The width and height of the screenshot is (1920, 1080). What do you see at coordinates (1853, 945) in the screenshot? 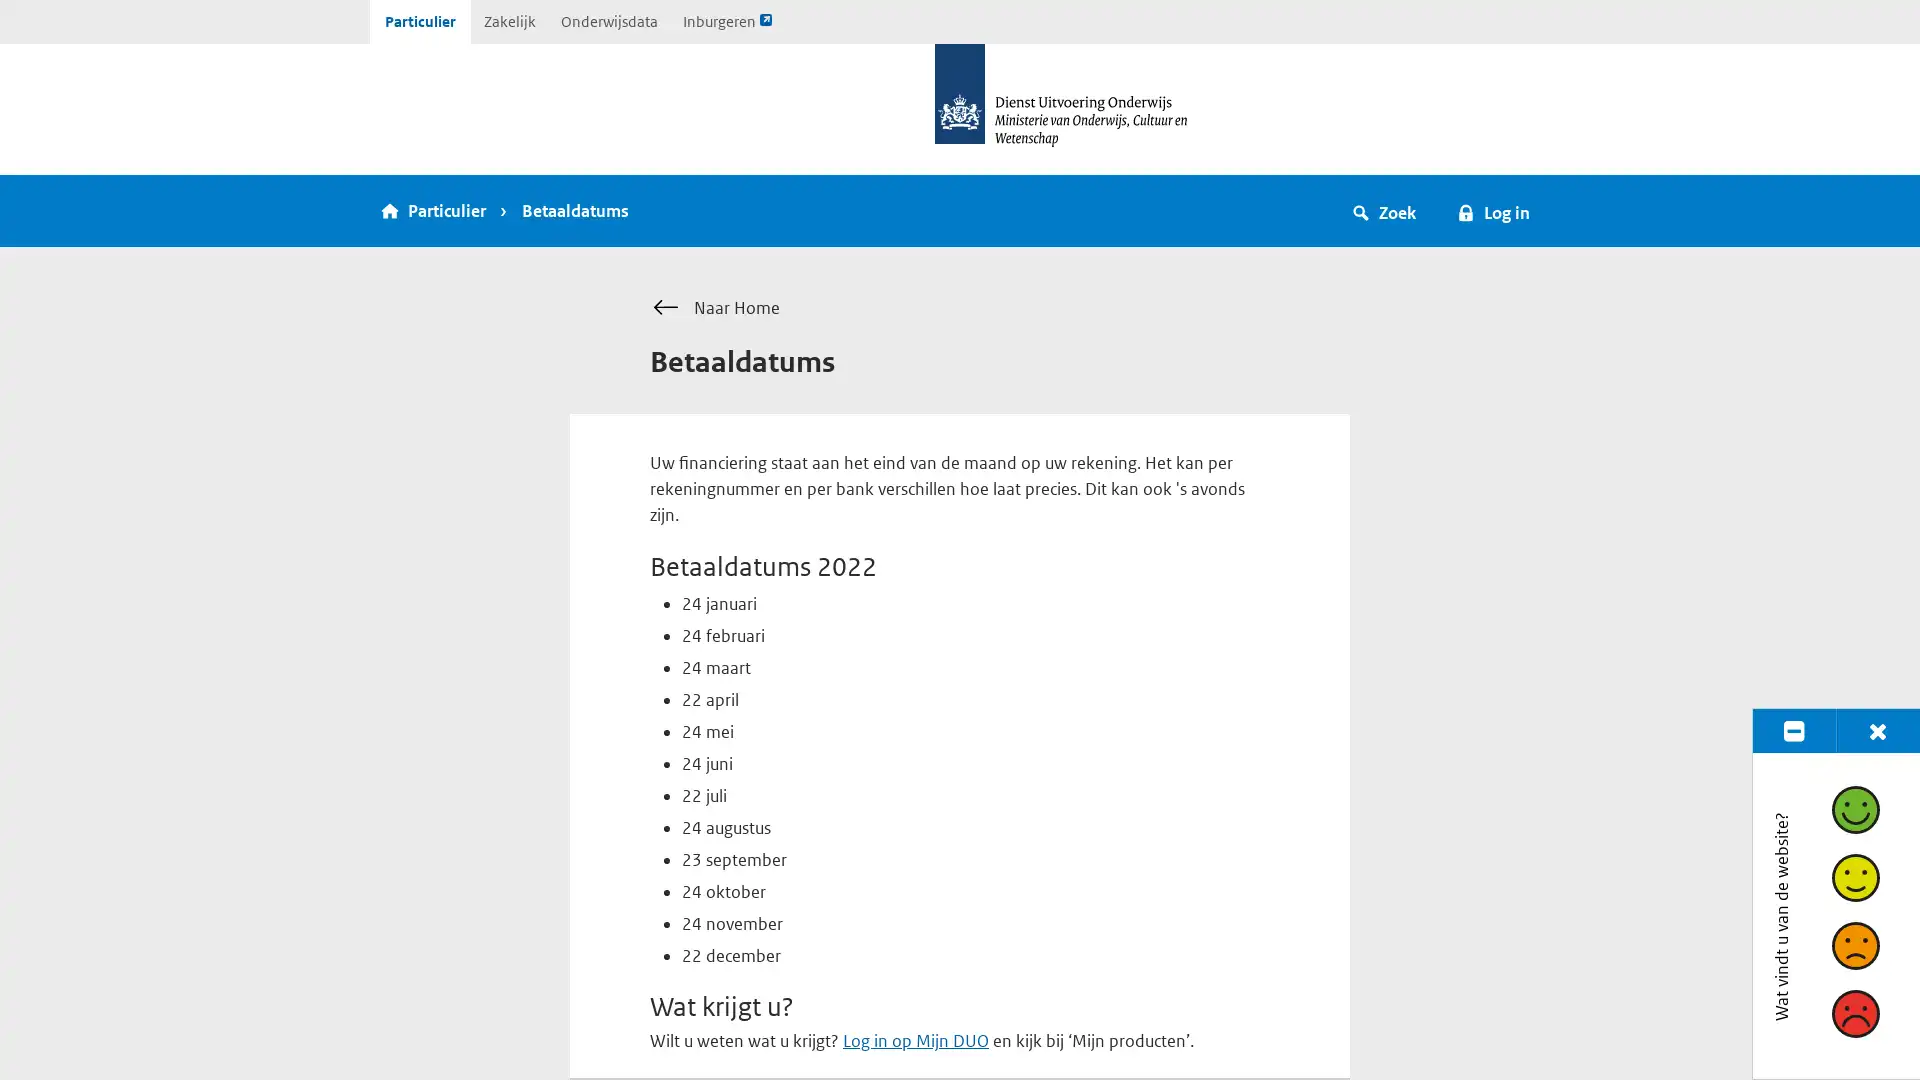
I see `Matig` at bounding box center [1853, 945].